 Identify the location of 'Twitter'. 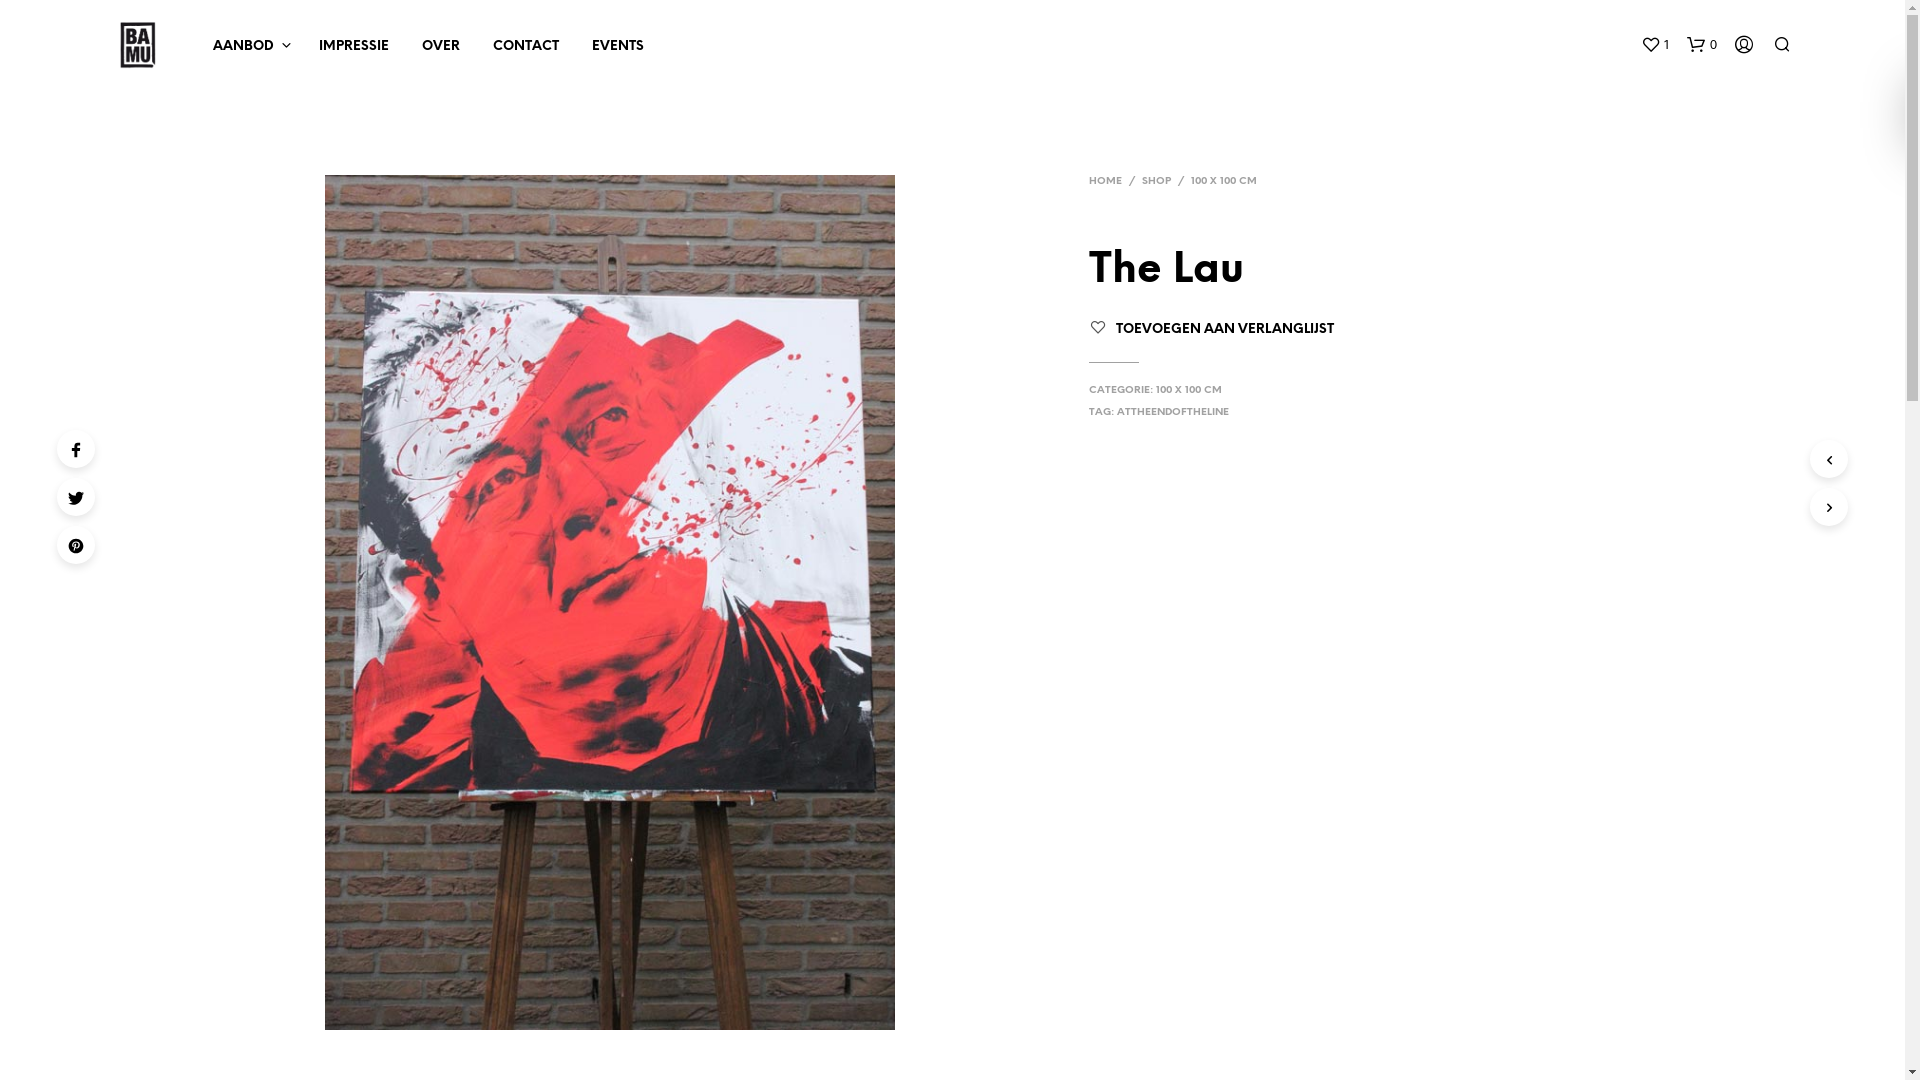
(76, 496).